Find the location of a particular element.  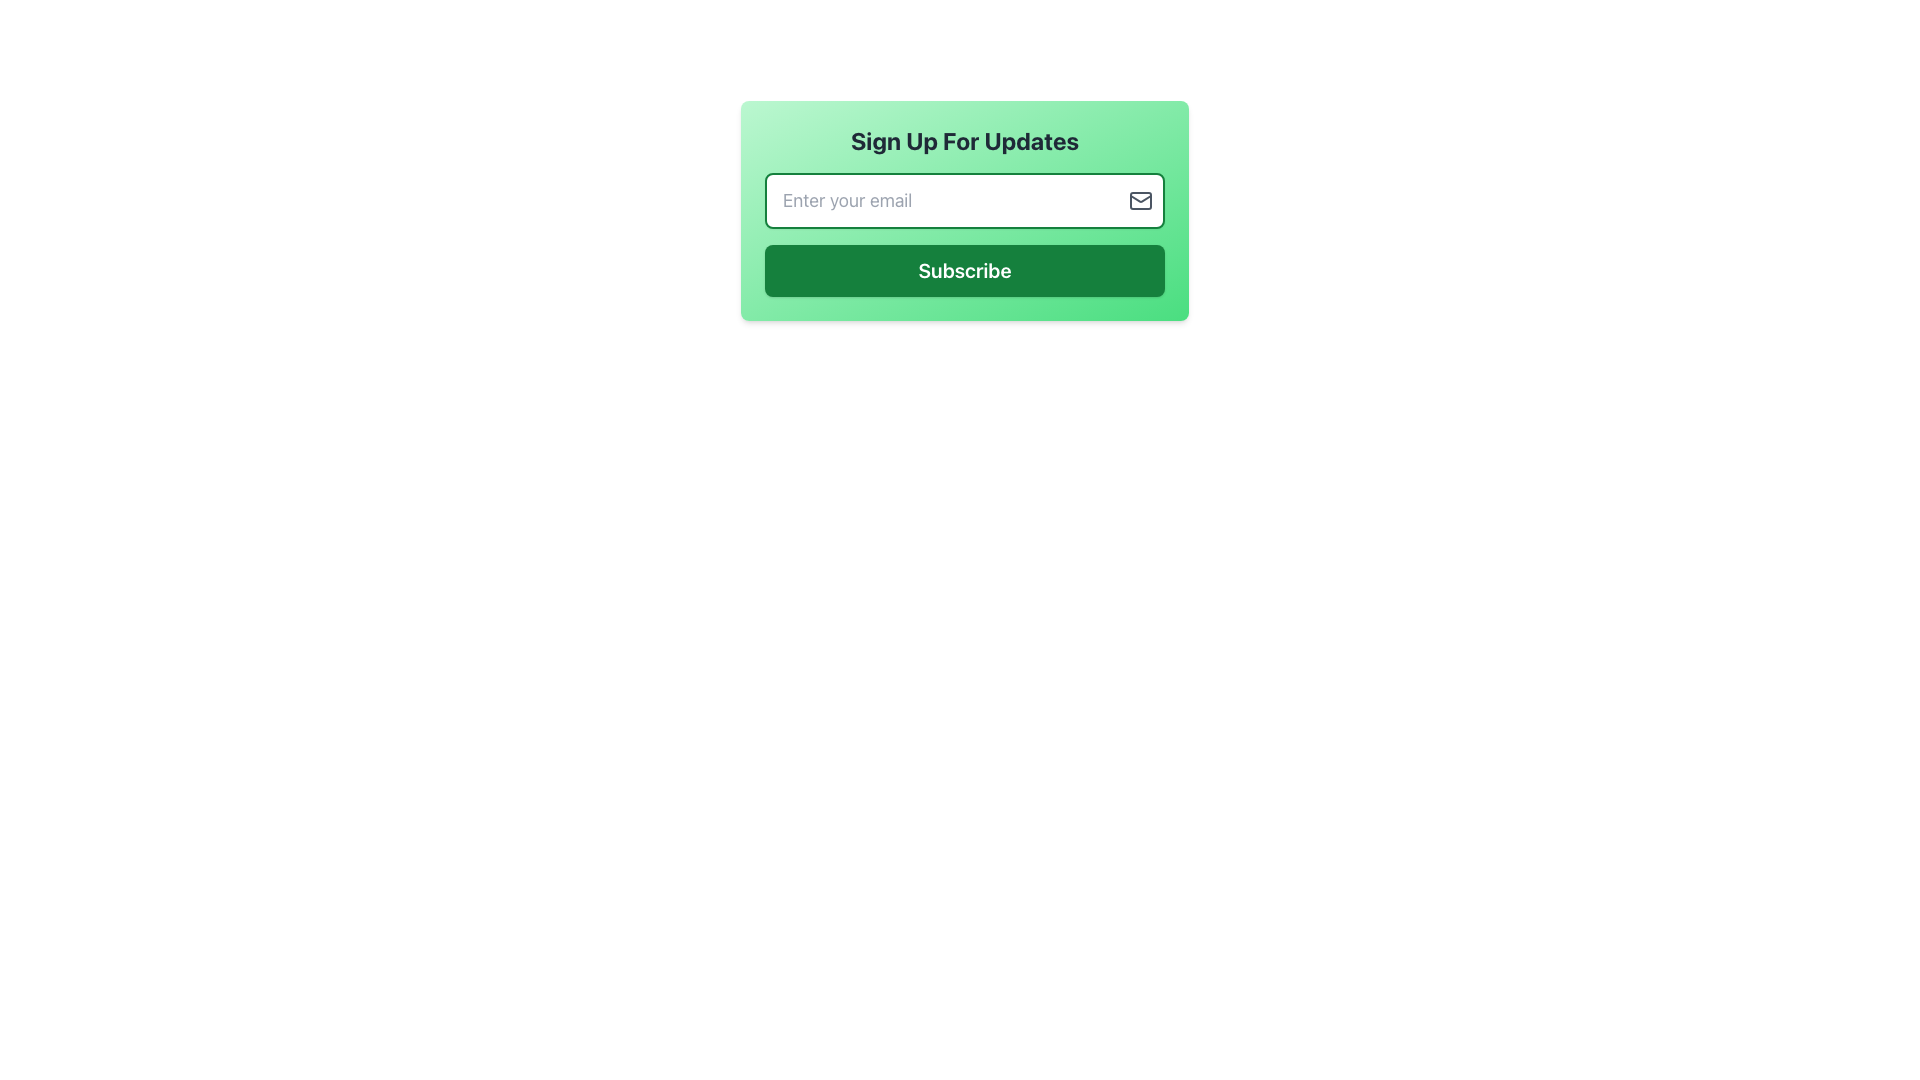

the larger background rectangle of the envelope icon located at the right edge of the email input field in the 'Sign Up For Updates' subscription form is located at coordinates (1141, 200).